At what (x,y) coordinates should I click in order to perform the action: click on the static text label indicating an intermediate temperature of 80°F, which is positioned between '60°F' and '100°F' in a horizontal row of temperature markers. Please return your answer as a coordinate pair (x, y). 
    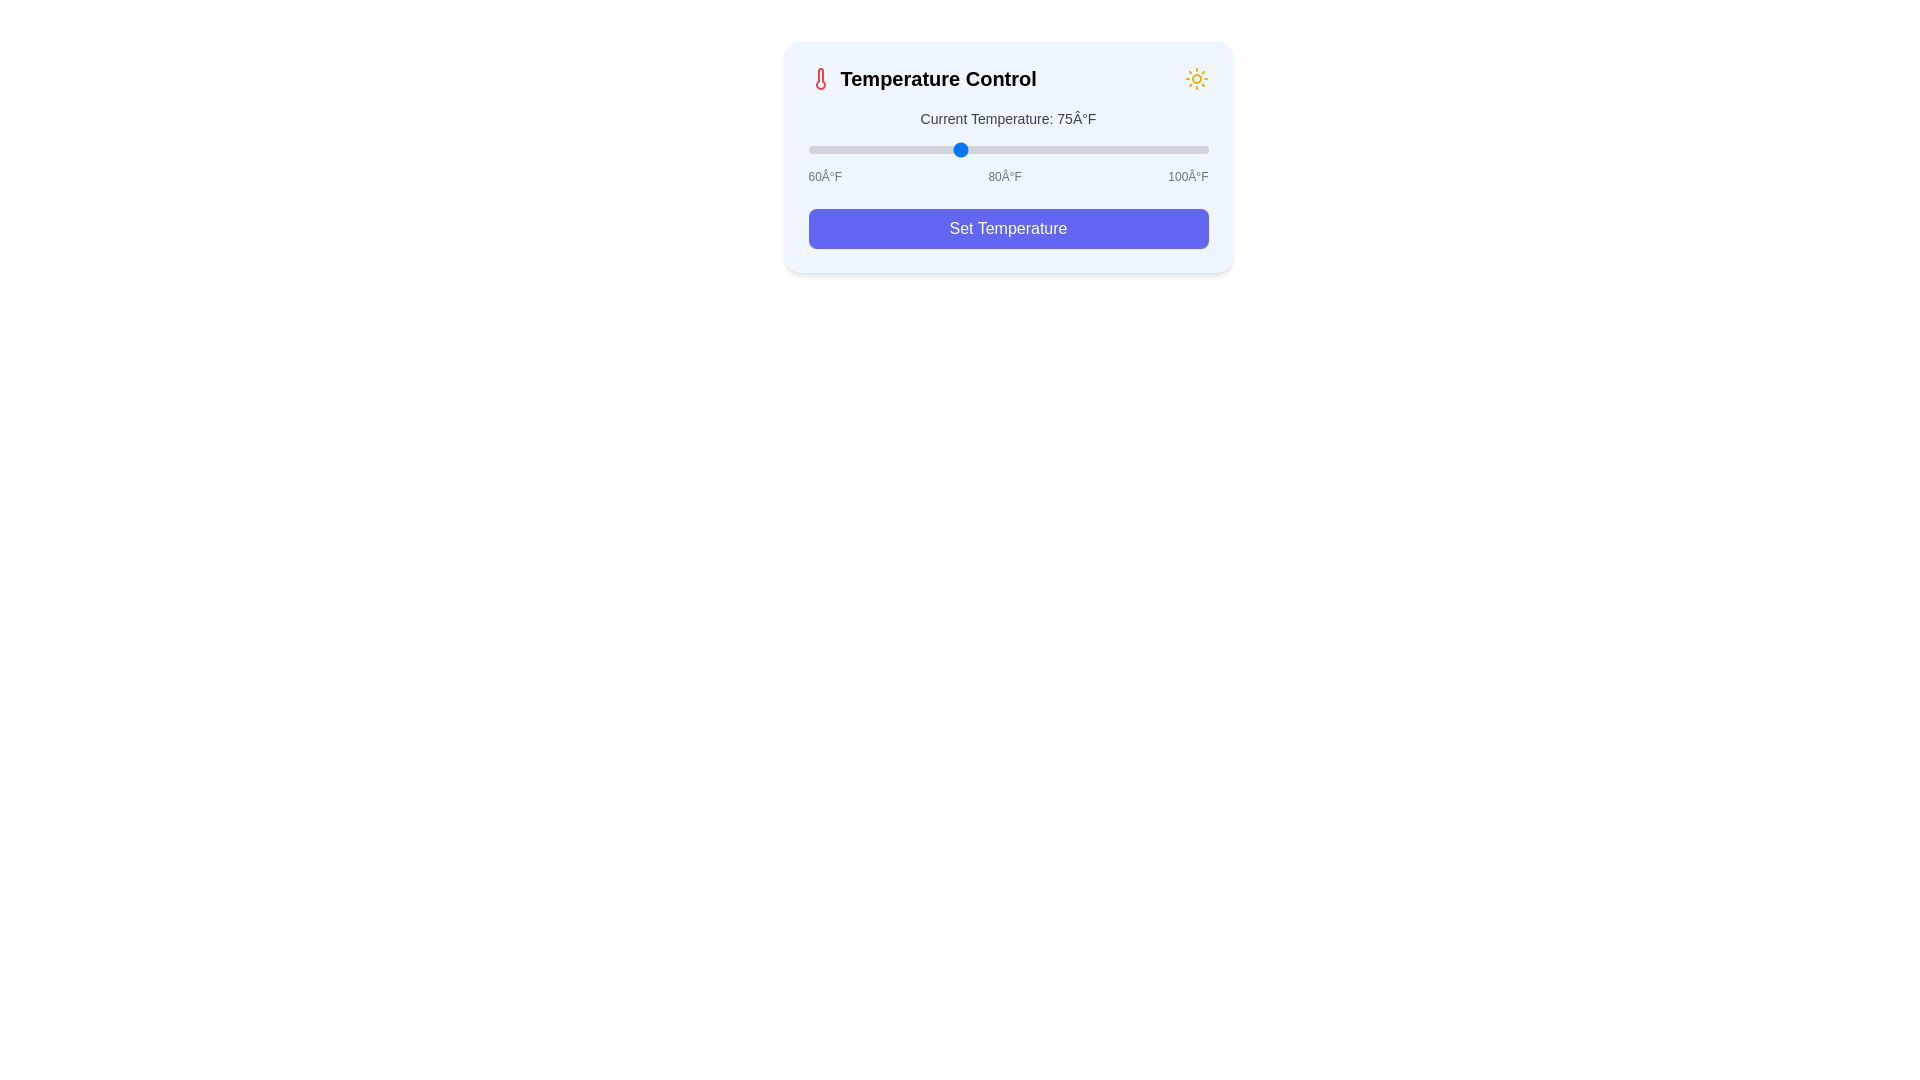
    Looking at the image, I should click on (1005, 176).